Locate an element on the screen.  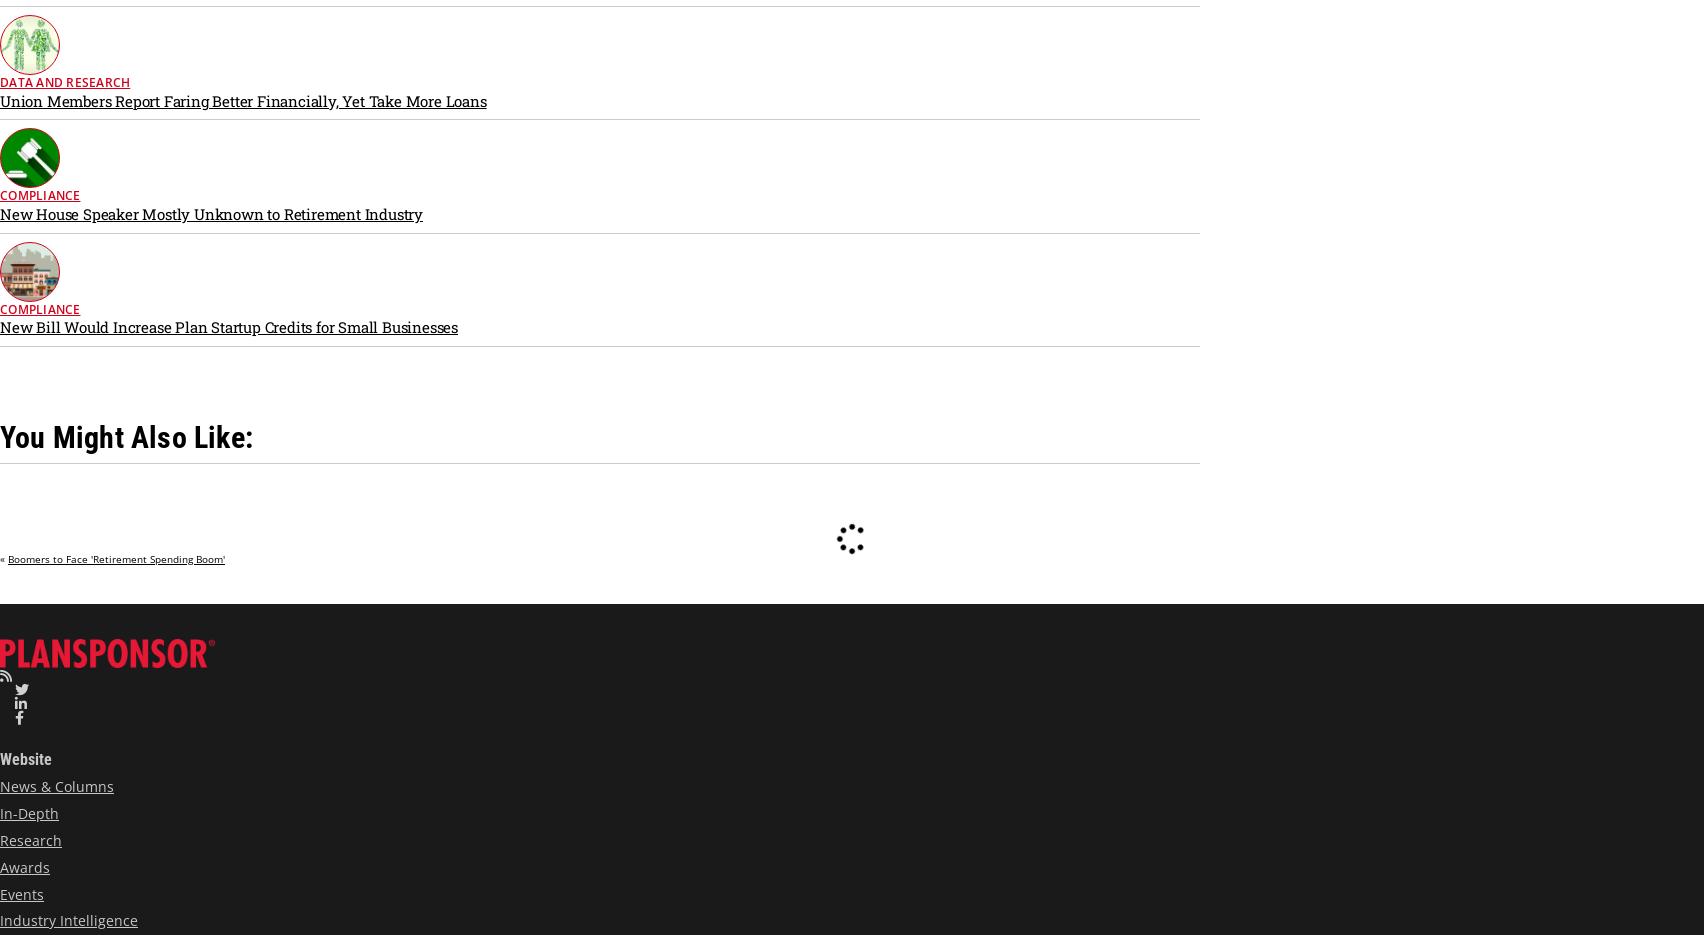
'News & Columns' is located at coordinates (0, 785).